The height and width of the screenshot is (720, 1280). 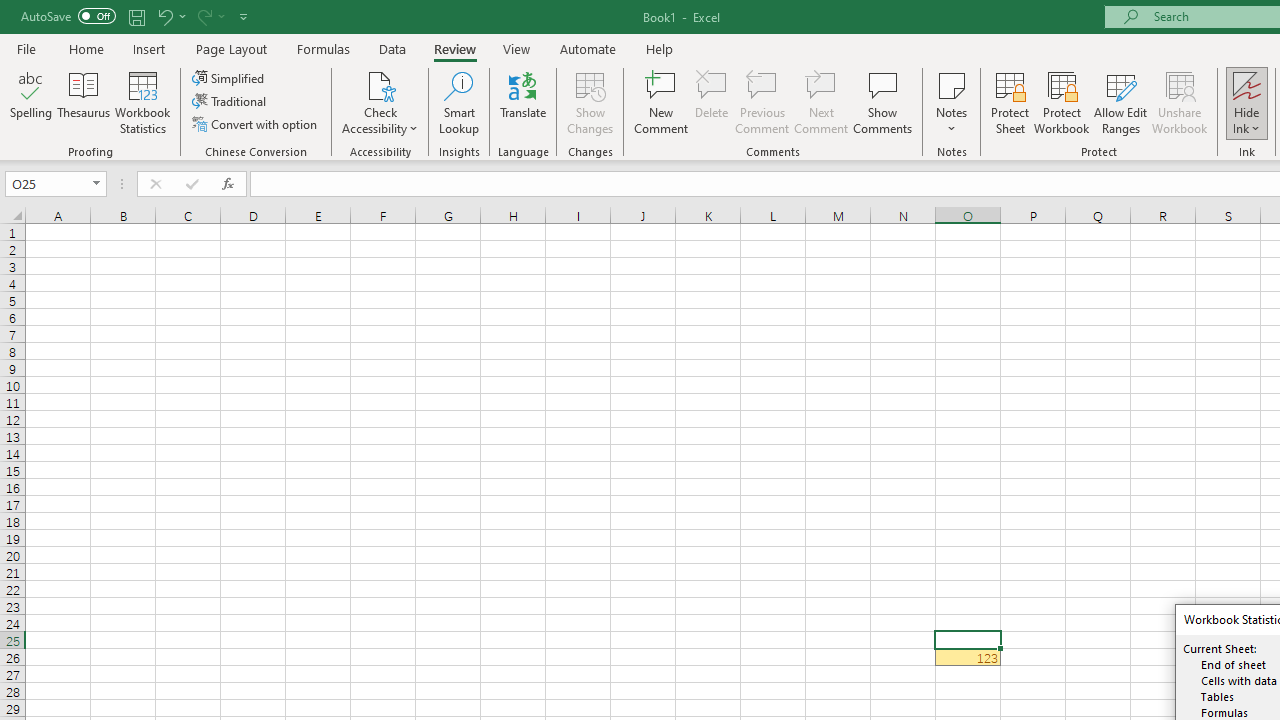 I want to click on 'Formulas', so click(x=323, y=48).